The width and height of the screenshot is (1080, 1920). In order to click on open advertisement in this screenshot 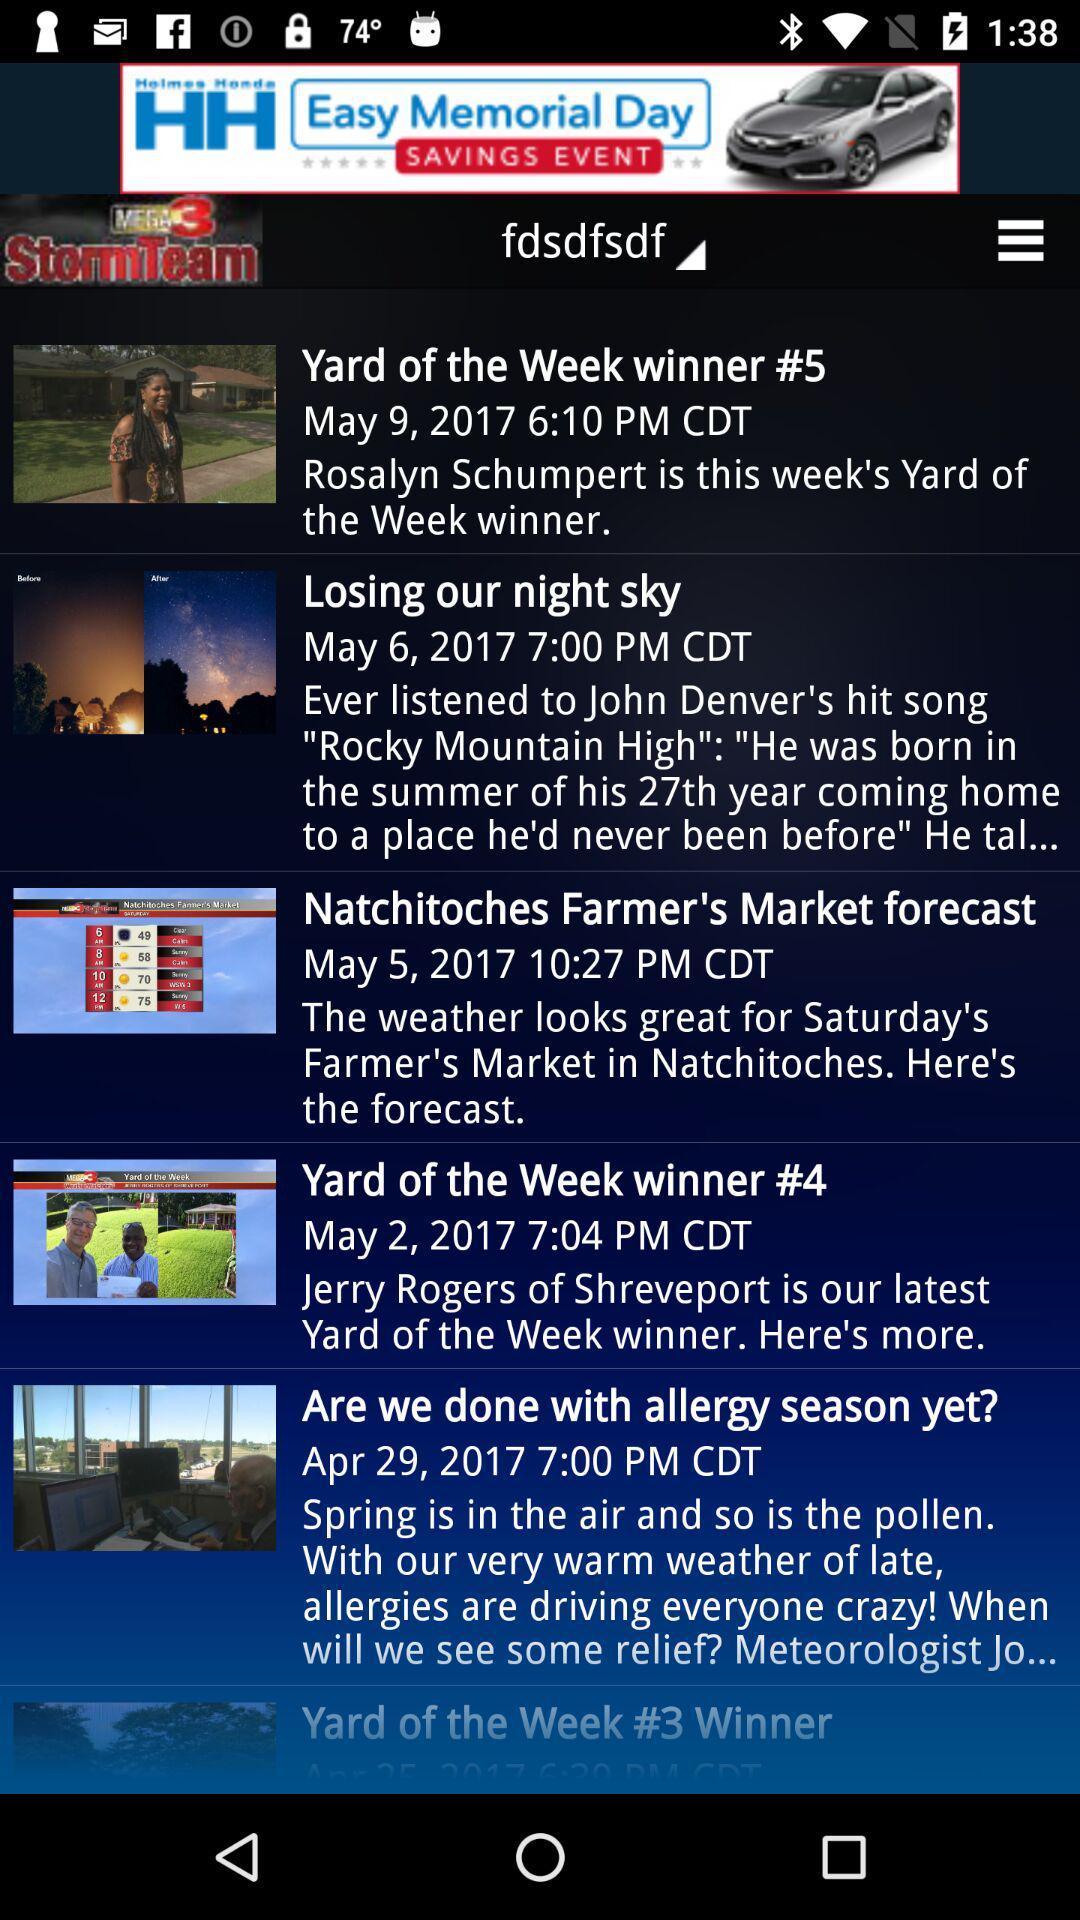, I will do `click(540, 127)`.